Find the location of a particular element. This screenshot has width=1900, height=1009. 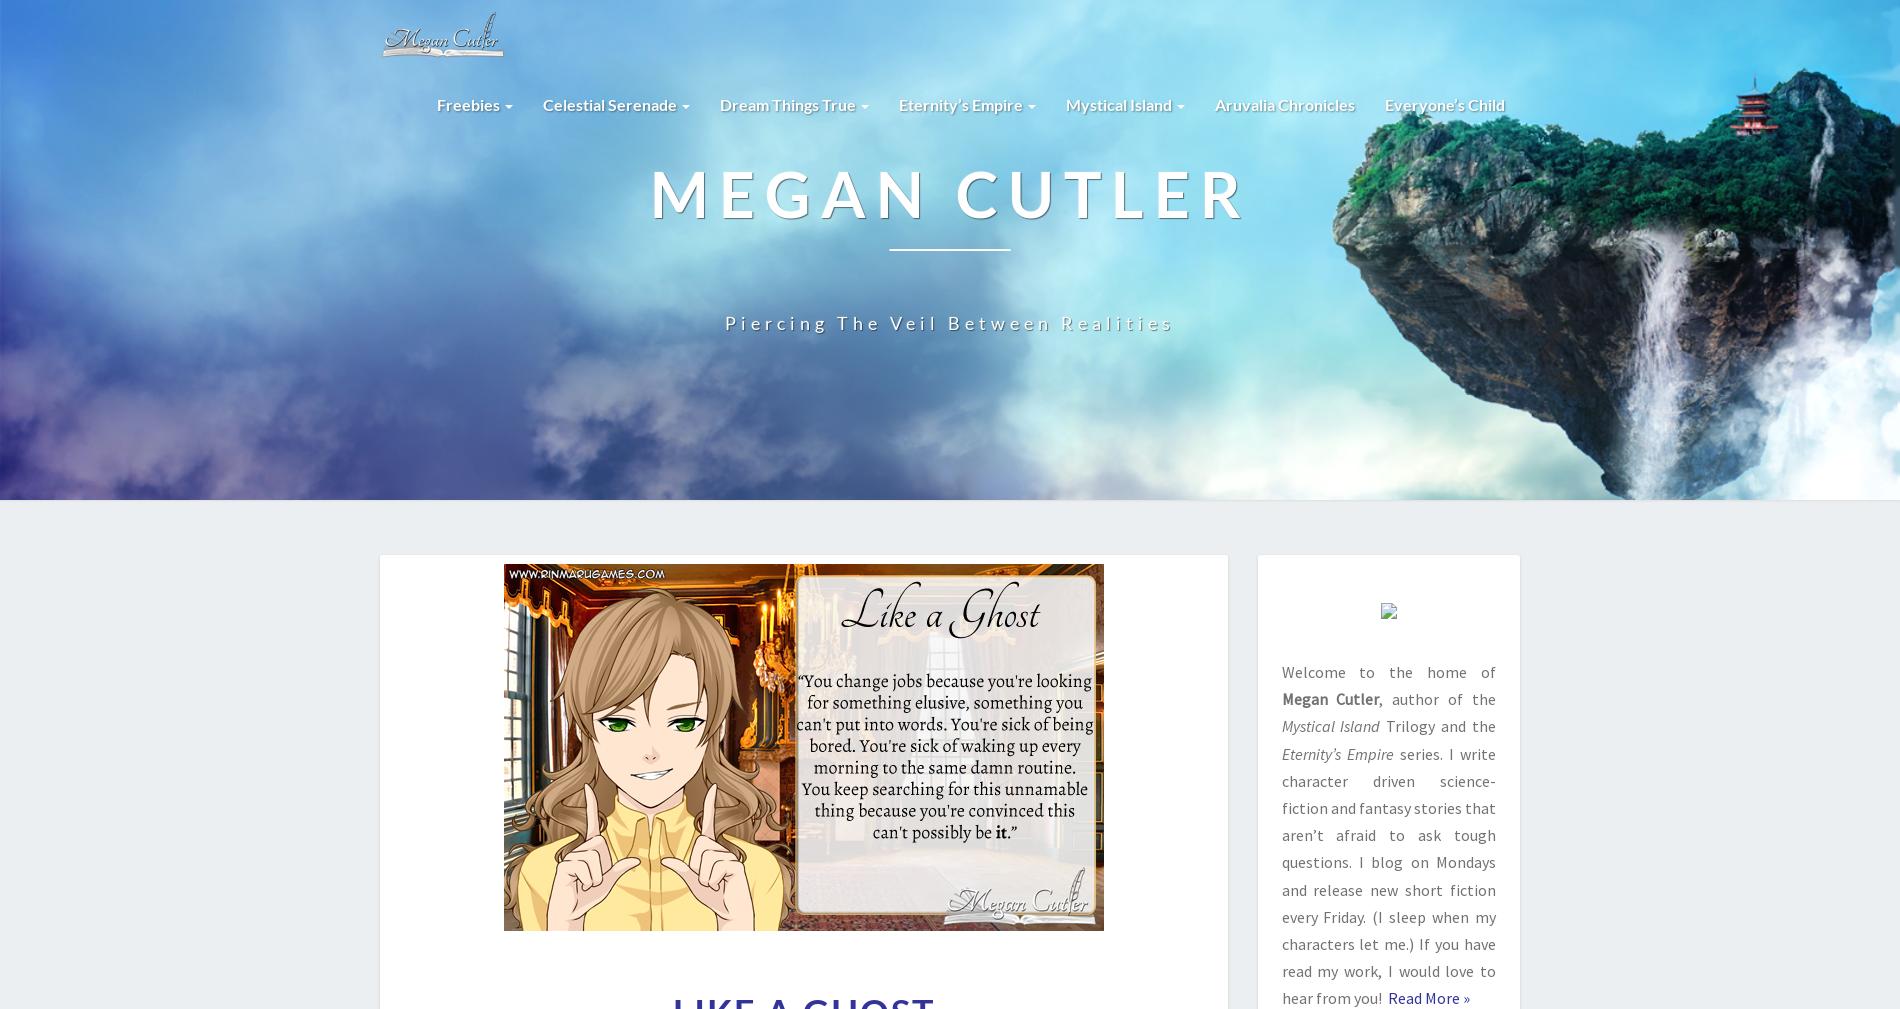

'Trilogy and the' is located at coordinates (1437, 725).